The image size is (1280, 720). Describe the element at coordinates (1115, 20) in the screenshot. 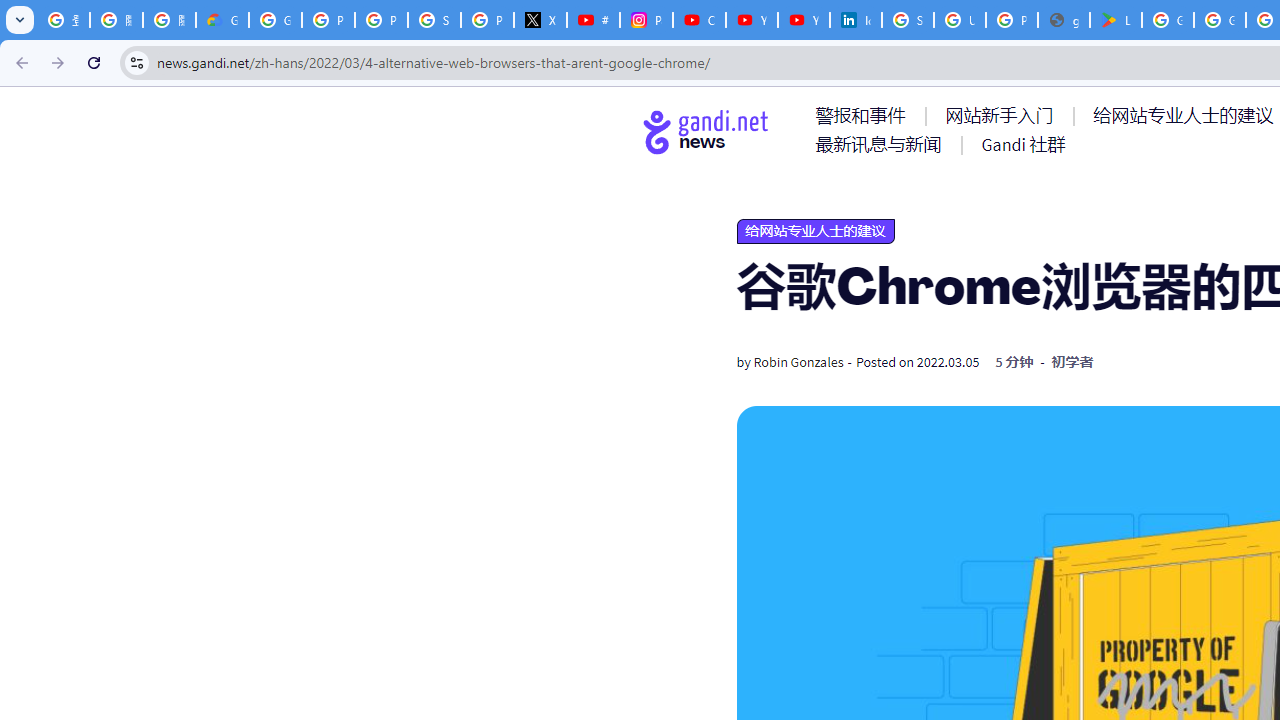

I see `'Last Shelter: Survival - Apps on Google Play'` at that location.